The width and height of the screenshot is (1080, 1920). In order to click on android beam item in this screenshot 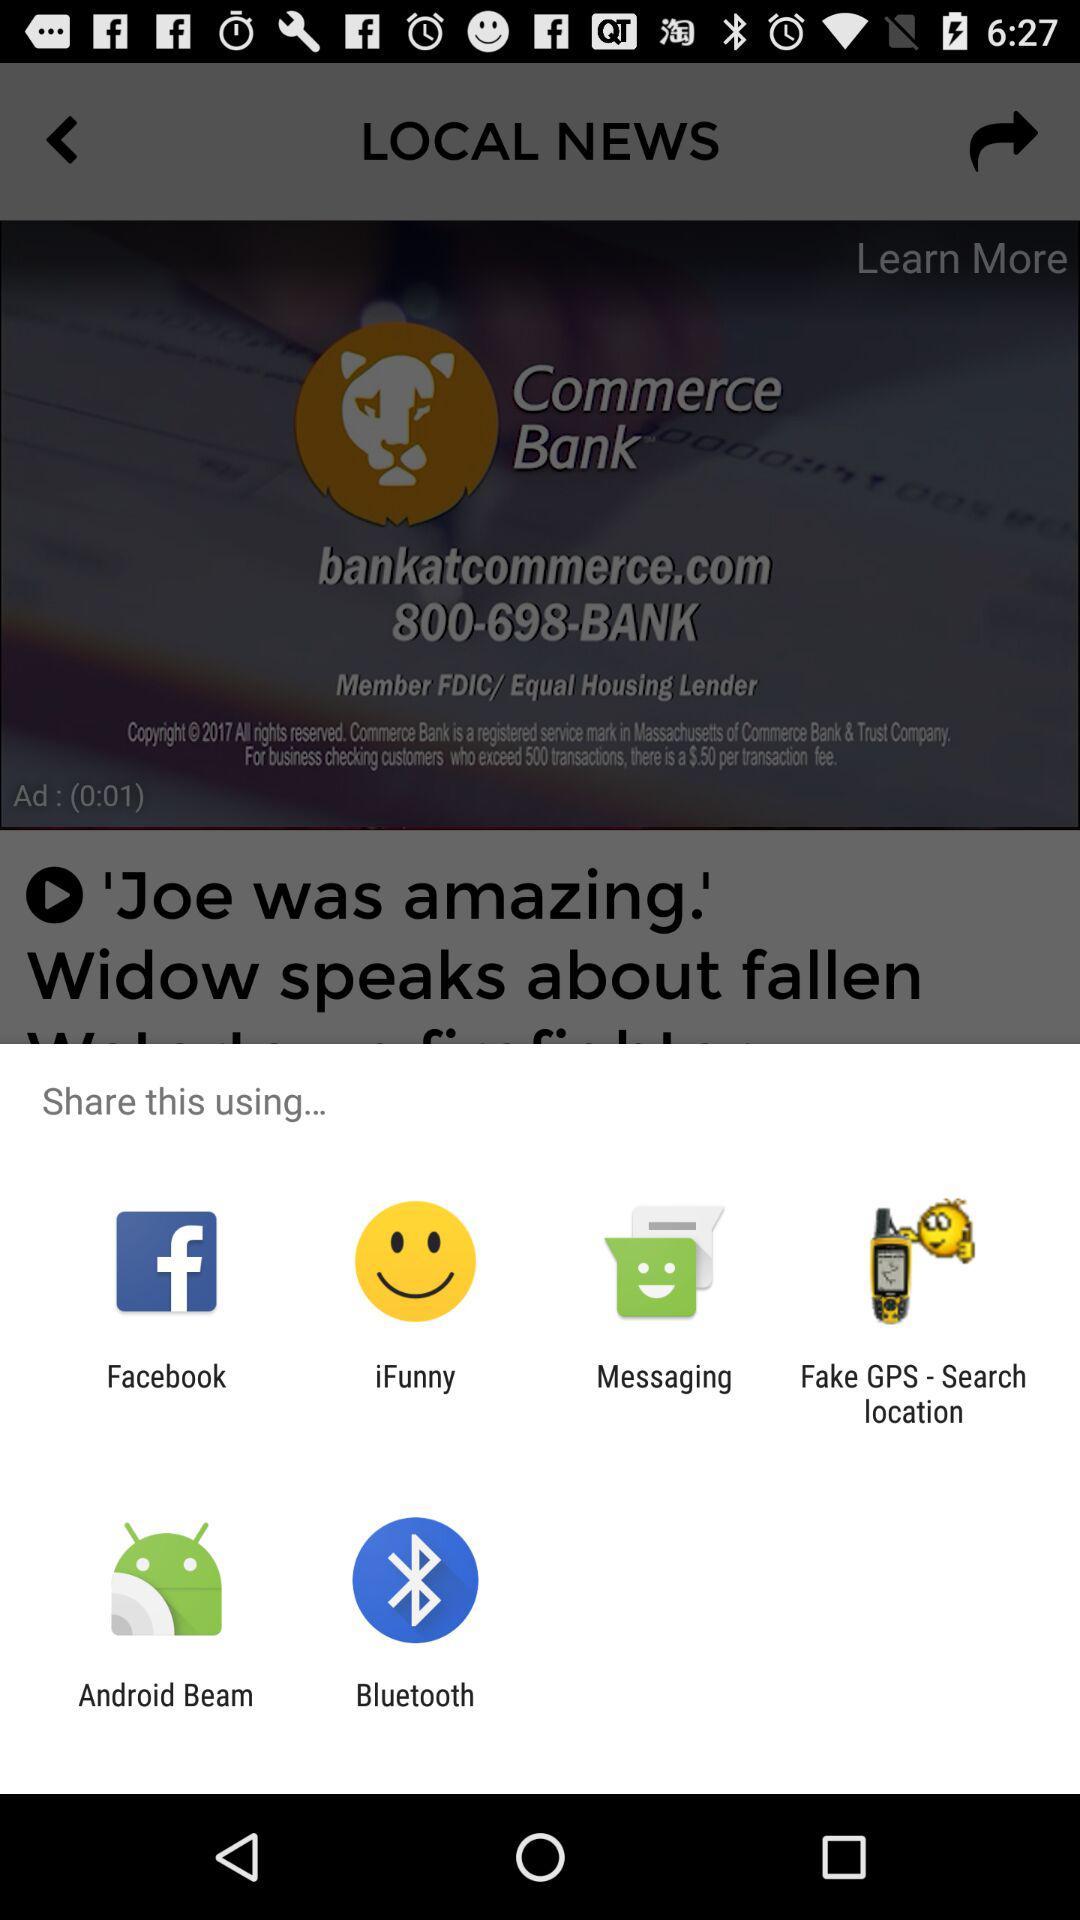, I will do `click(165, 1711)`.